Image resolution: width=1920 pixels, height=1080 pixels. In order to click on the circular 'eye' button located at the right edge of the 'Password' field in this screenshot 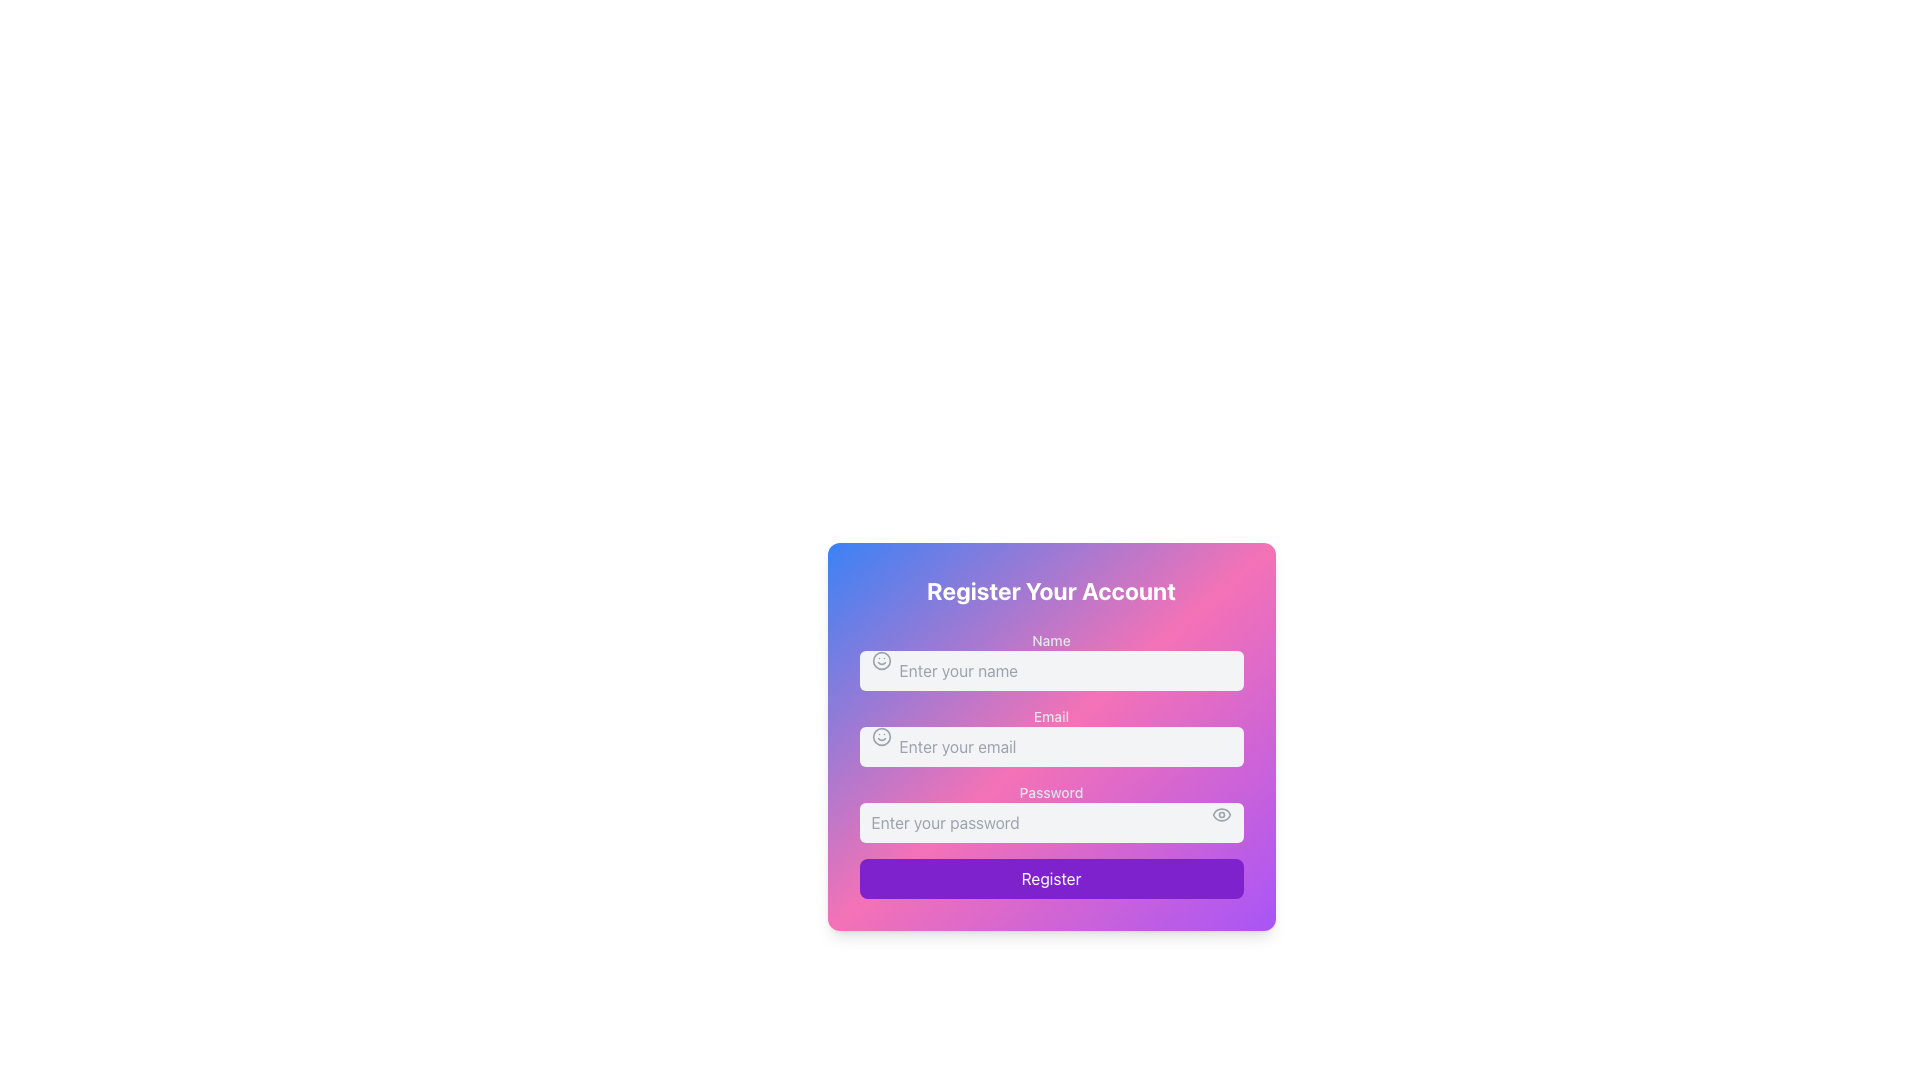, I will do `click(1220, 814)`.